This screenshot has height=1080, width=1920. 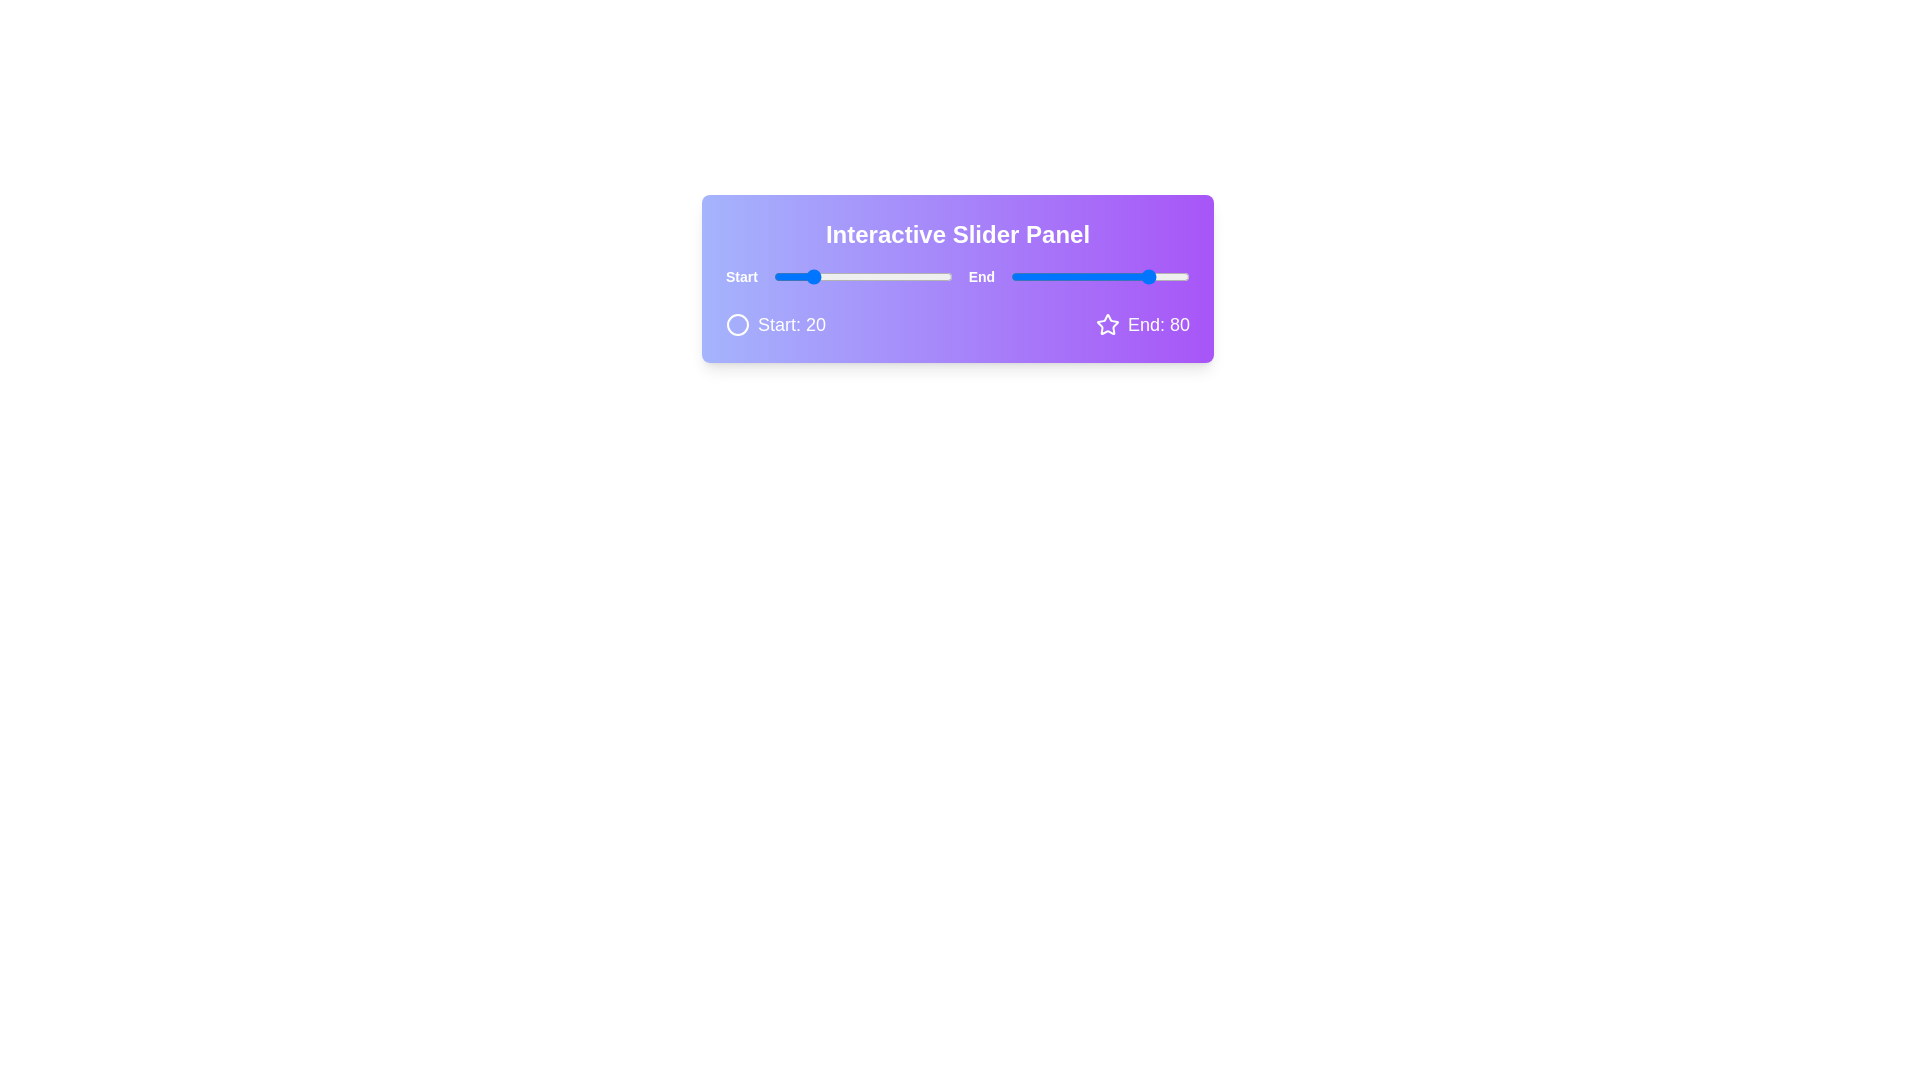 I want to click on the five-pointed star icon filled with a gradient color blending between purple and white, located adjacent to the text 'End: 80' on the interactive slider panel, so click(x=1107, y=323).